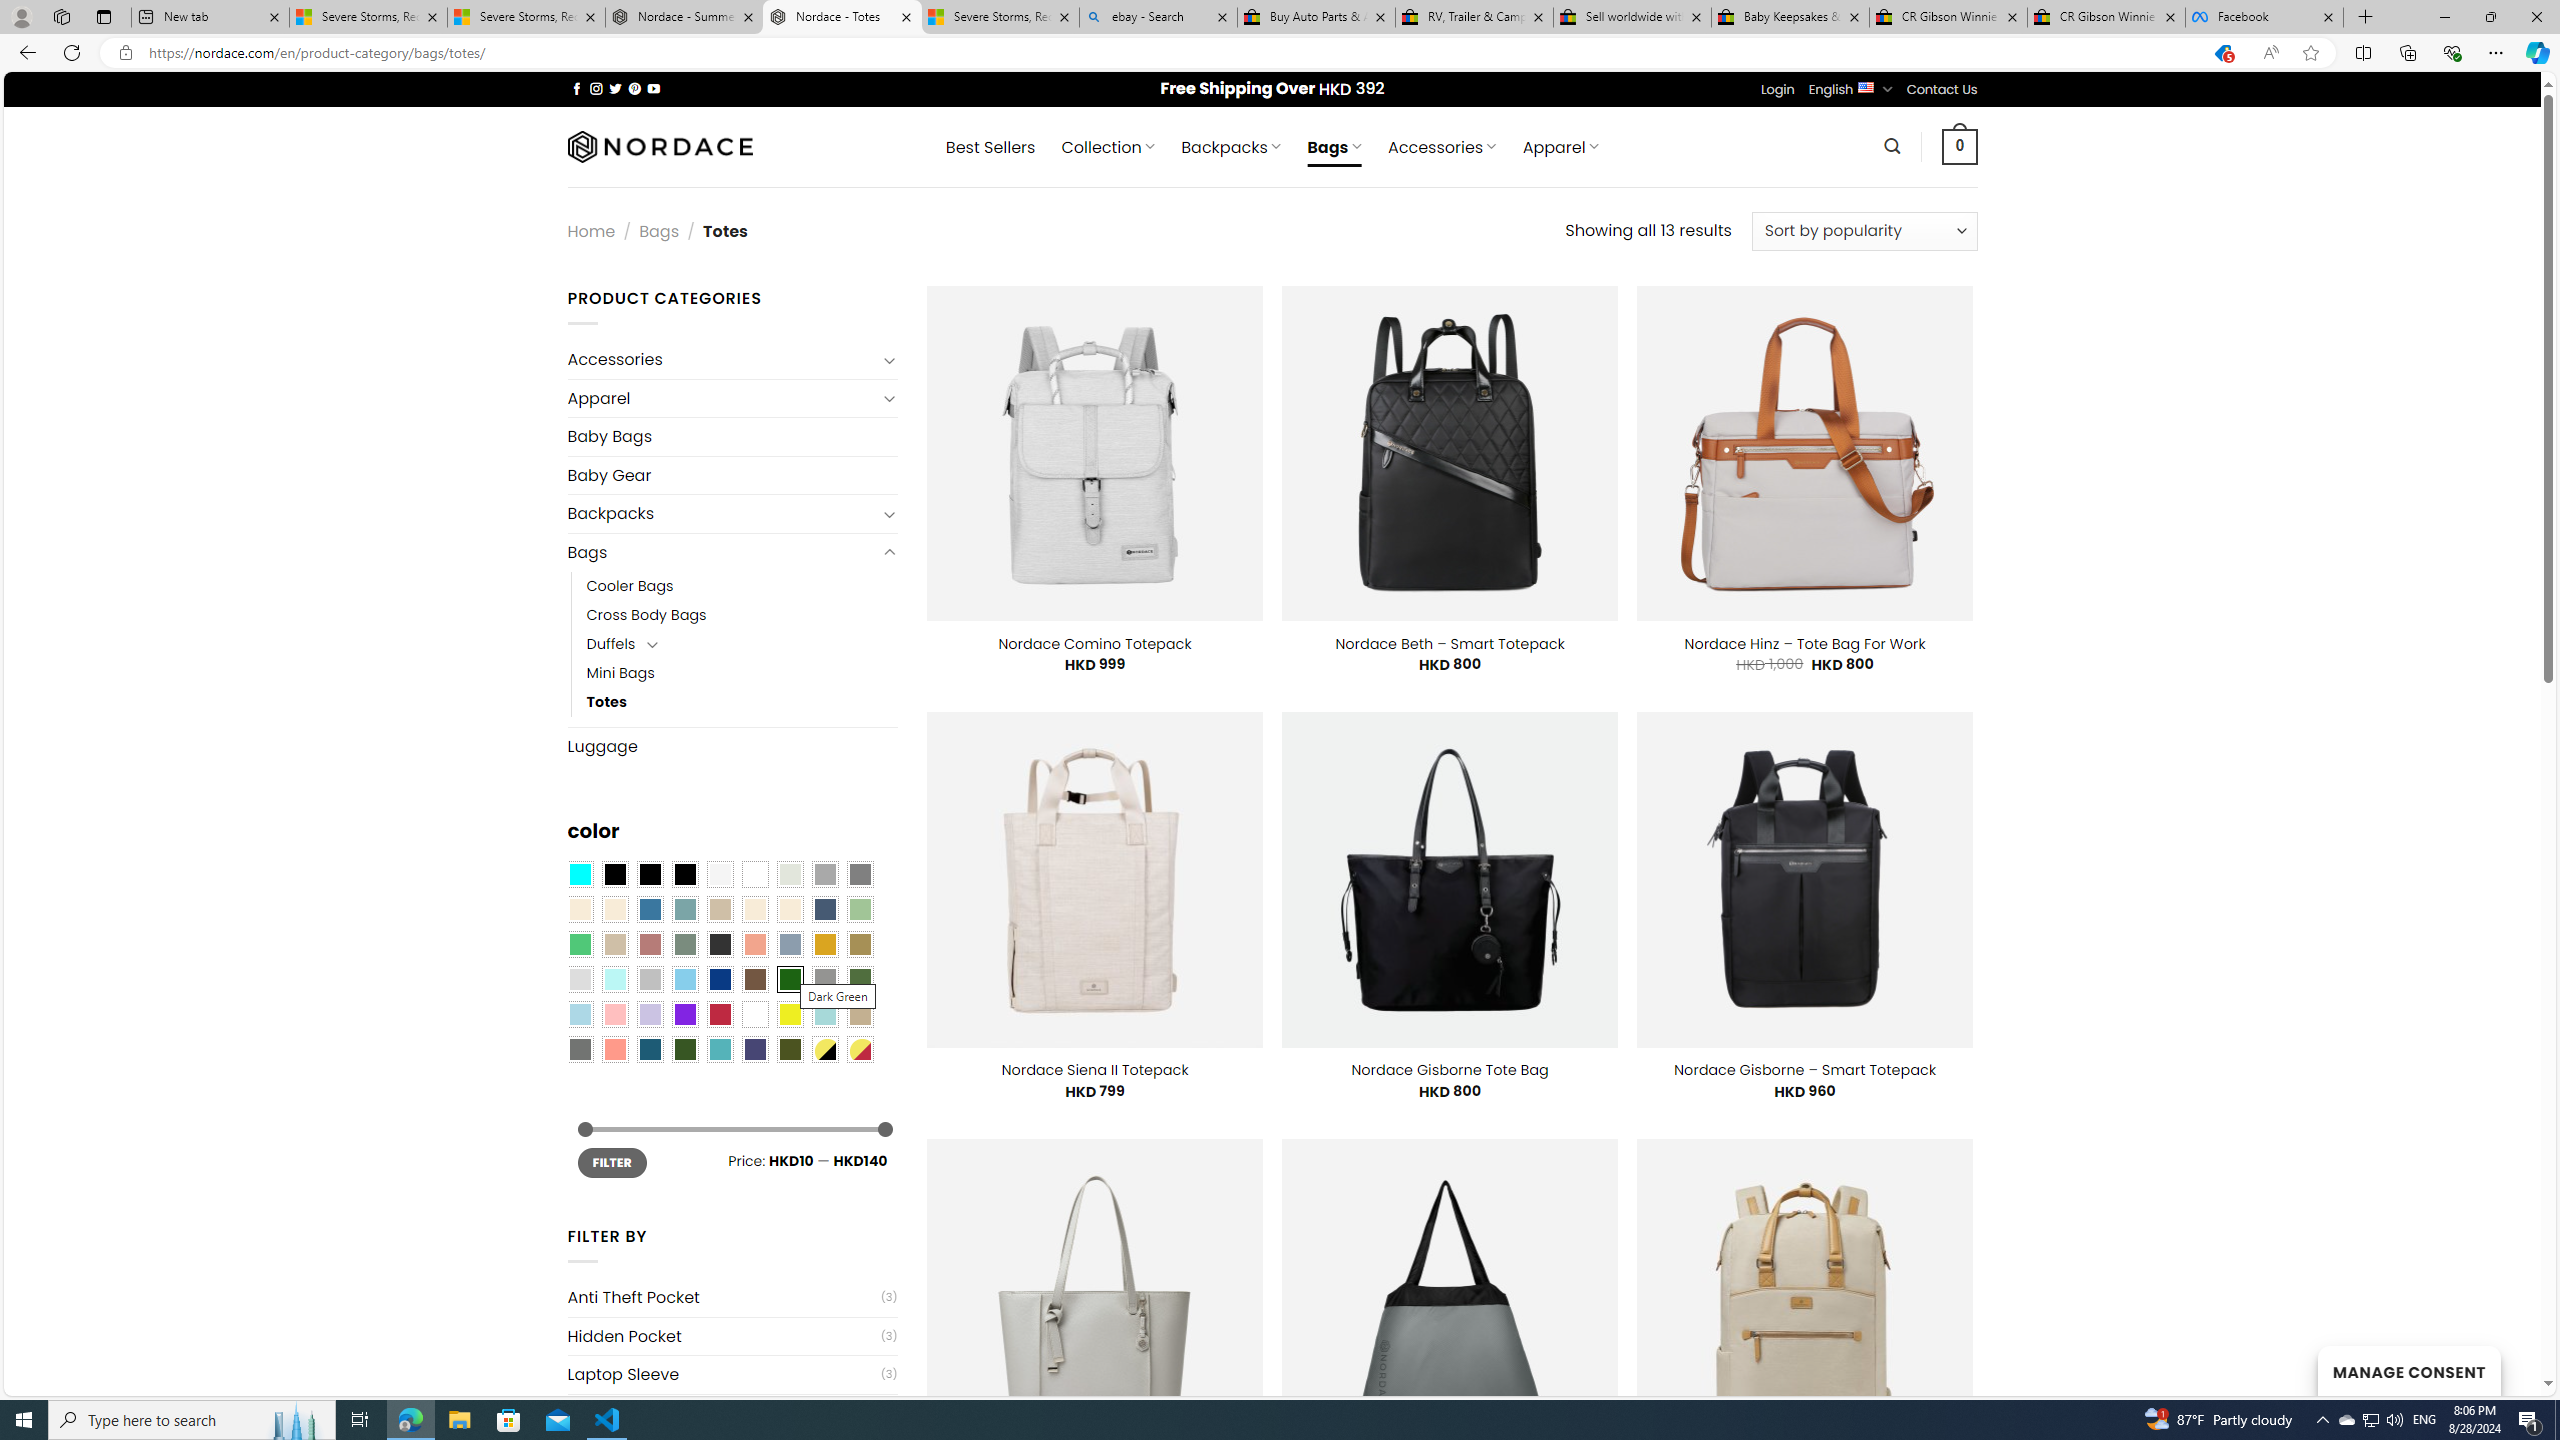 The width and height of the screenshot is (2560, 1440). I want to click on 'Follow on Instagram', so click(595, 88).